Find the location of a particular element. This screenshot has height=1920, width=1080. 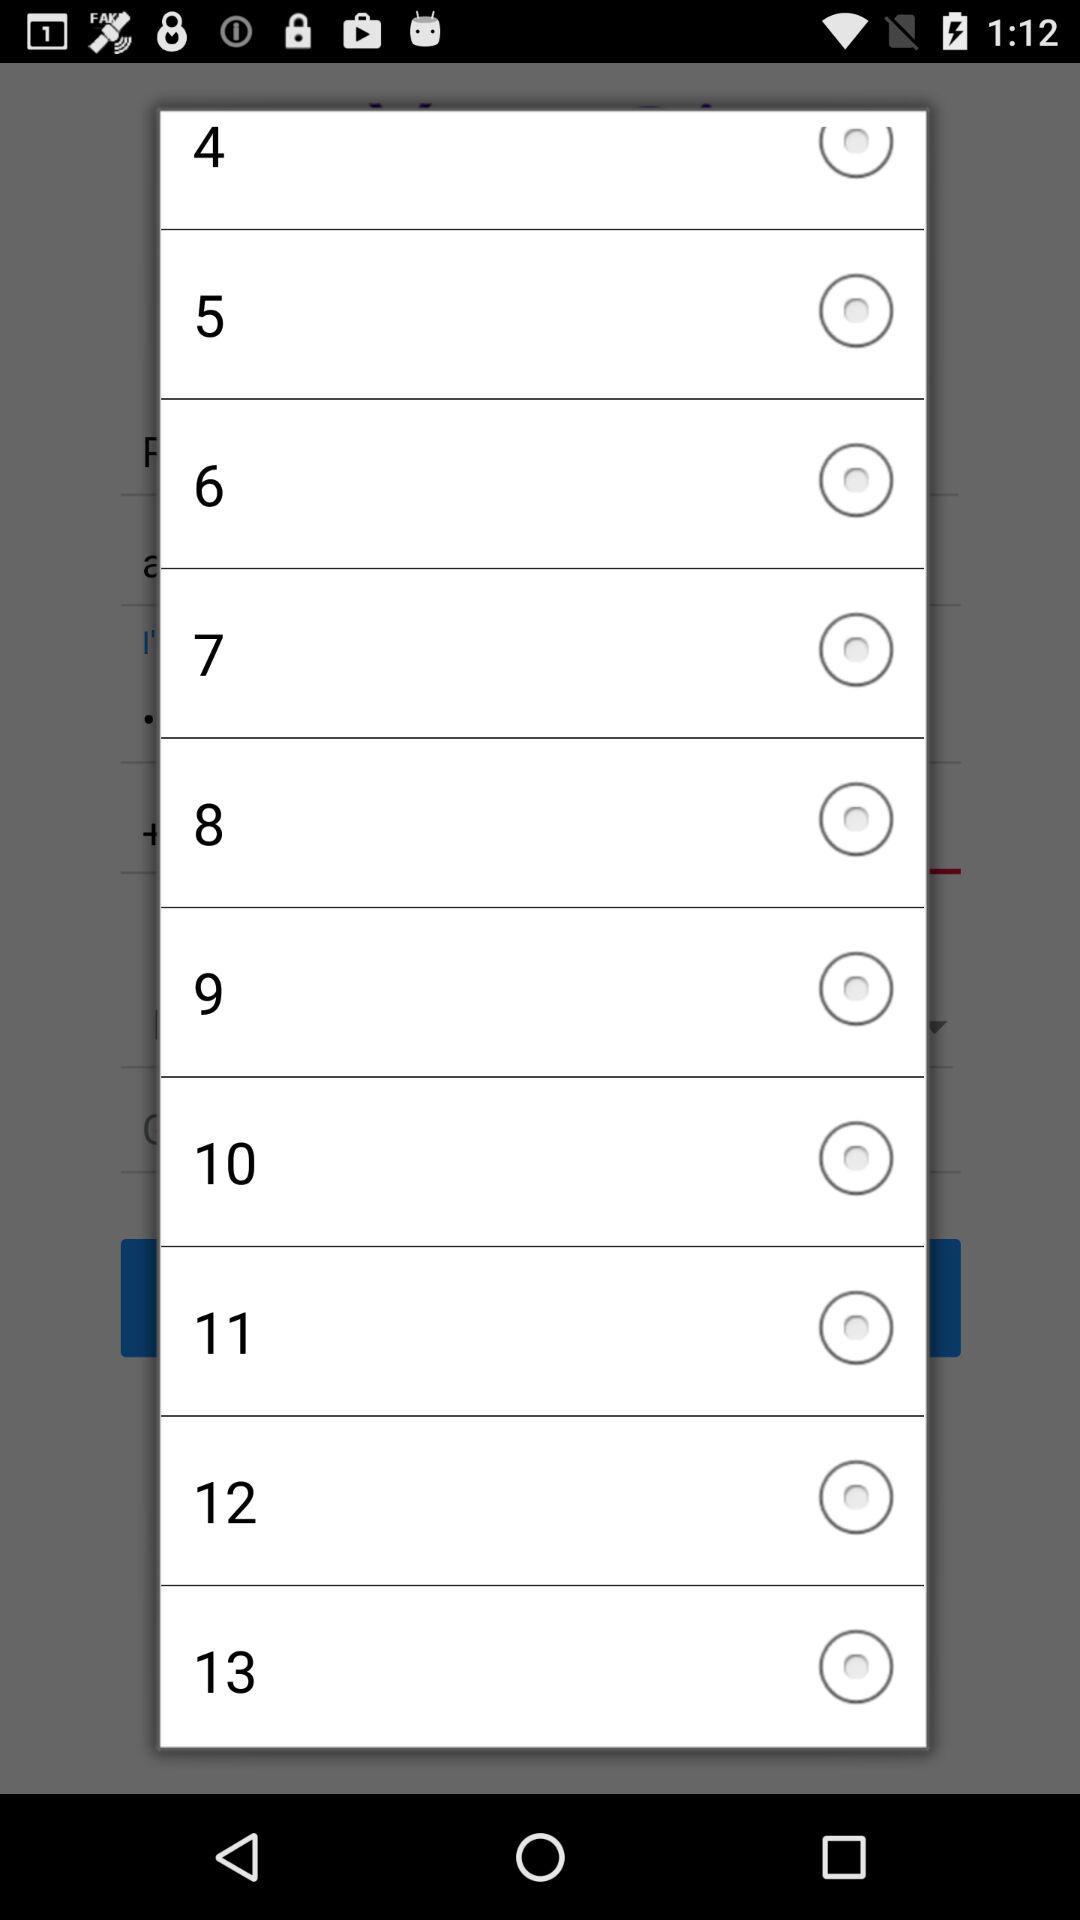

the 7 checkbox is located at coordinates (542, 653).